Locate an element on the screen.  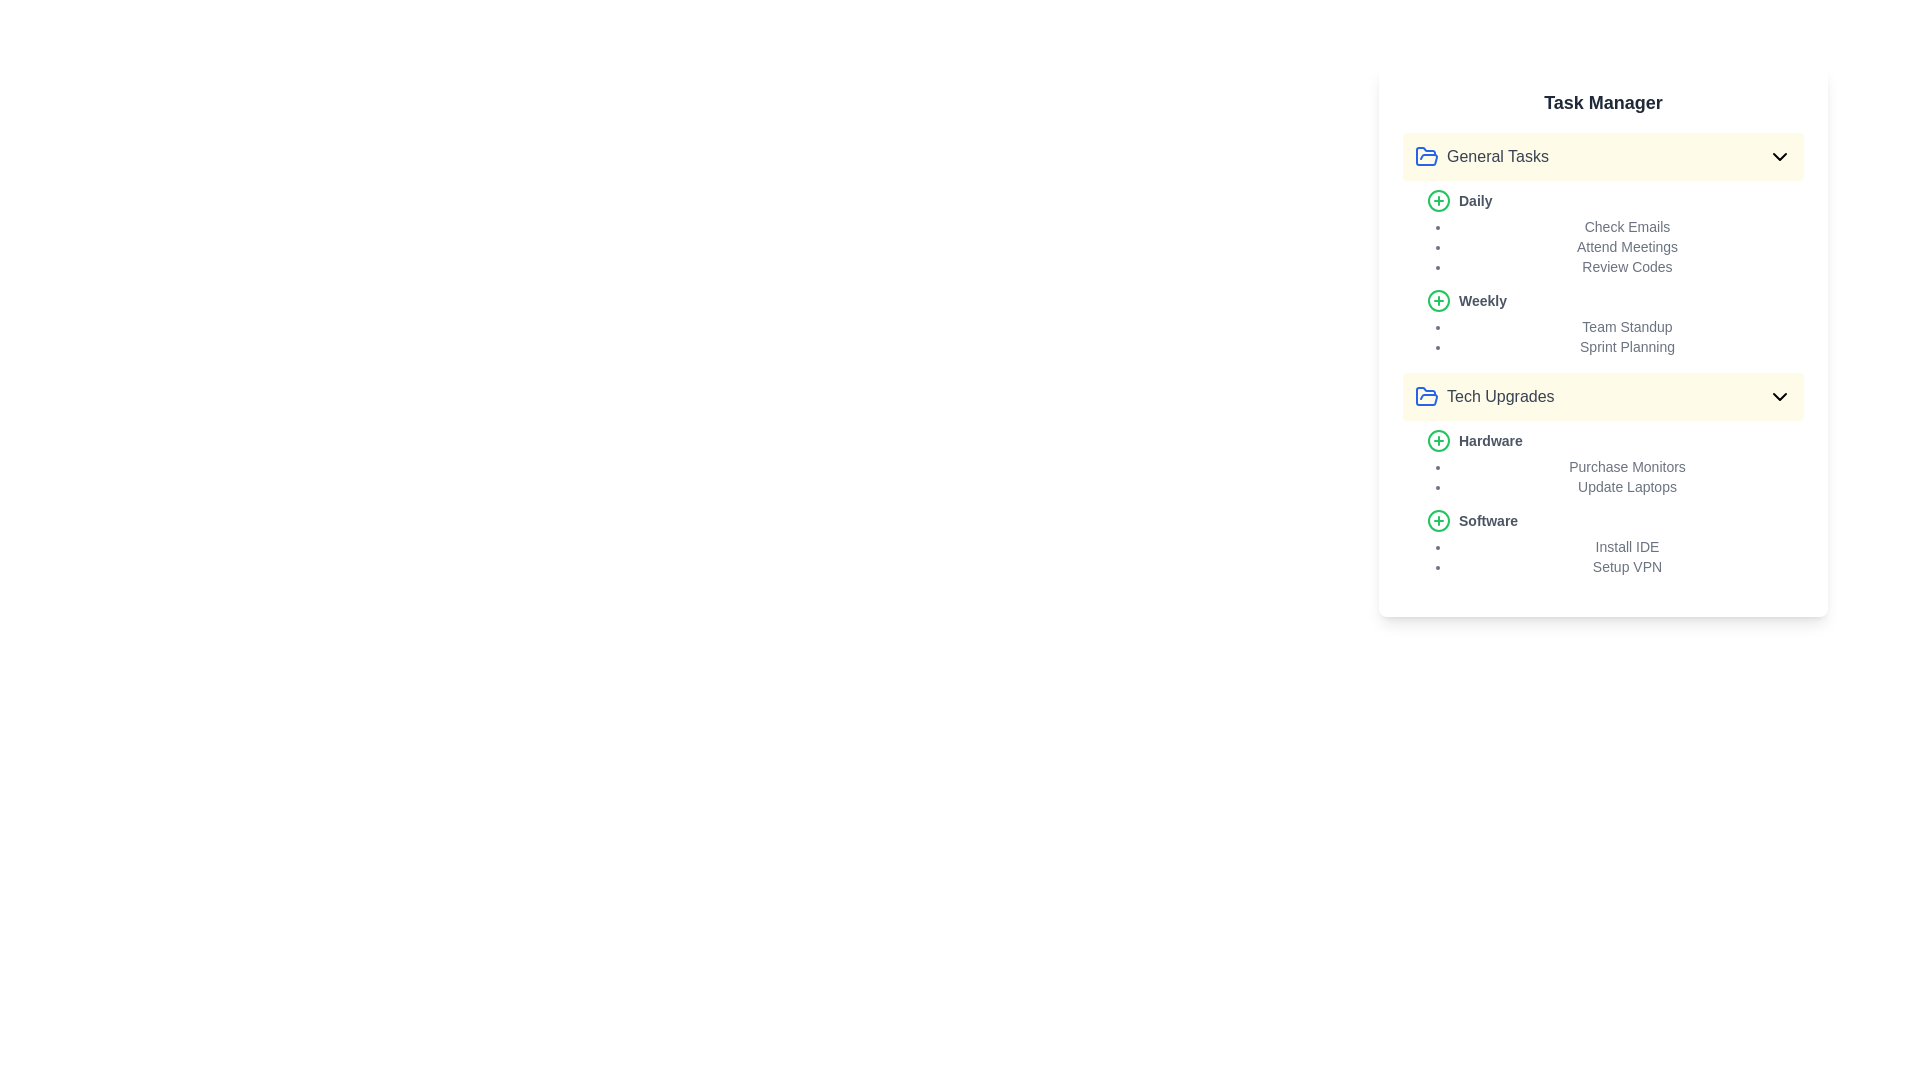
the 'Hardware' category header is located at coordinates (1615, 462).